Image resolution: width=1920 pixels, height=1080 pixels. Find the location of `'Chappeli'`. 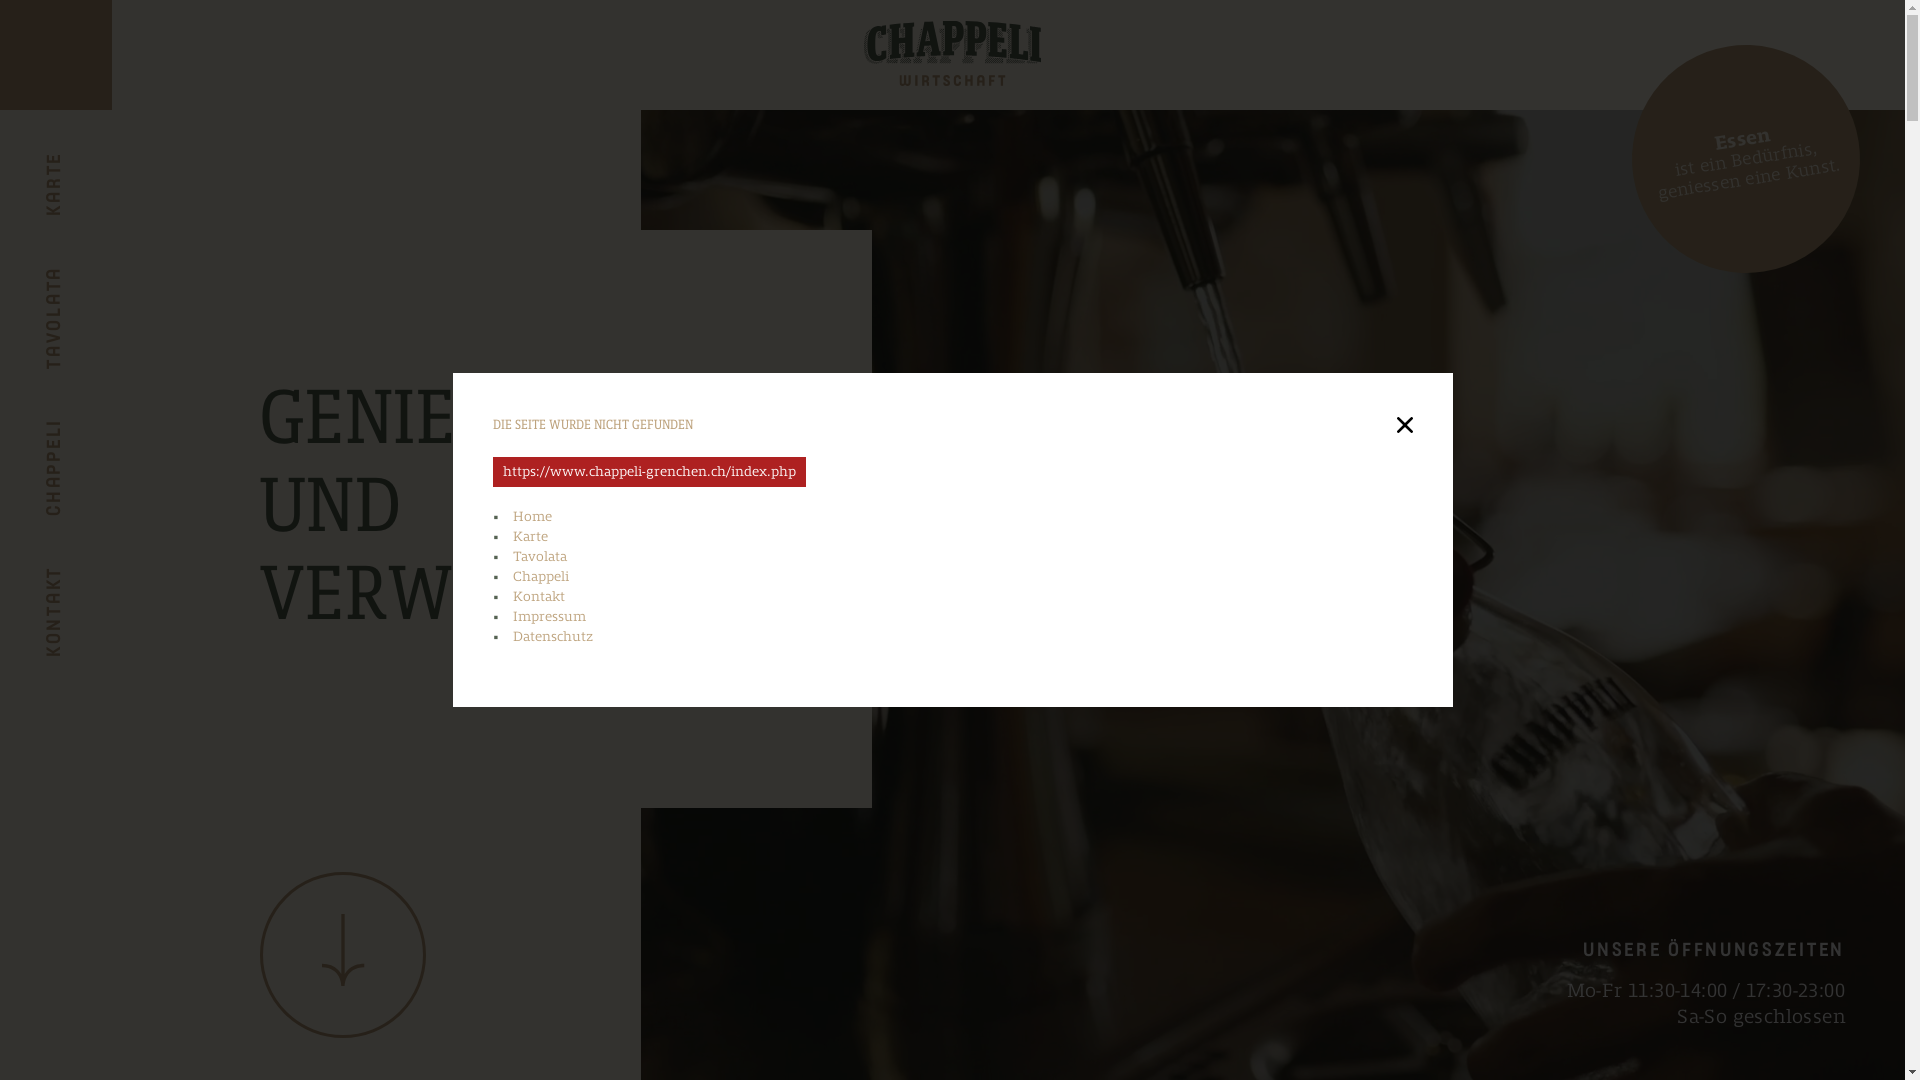

'Chappeli' is located at coordinates (539, 576).